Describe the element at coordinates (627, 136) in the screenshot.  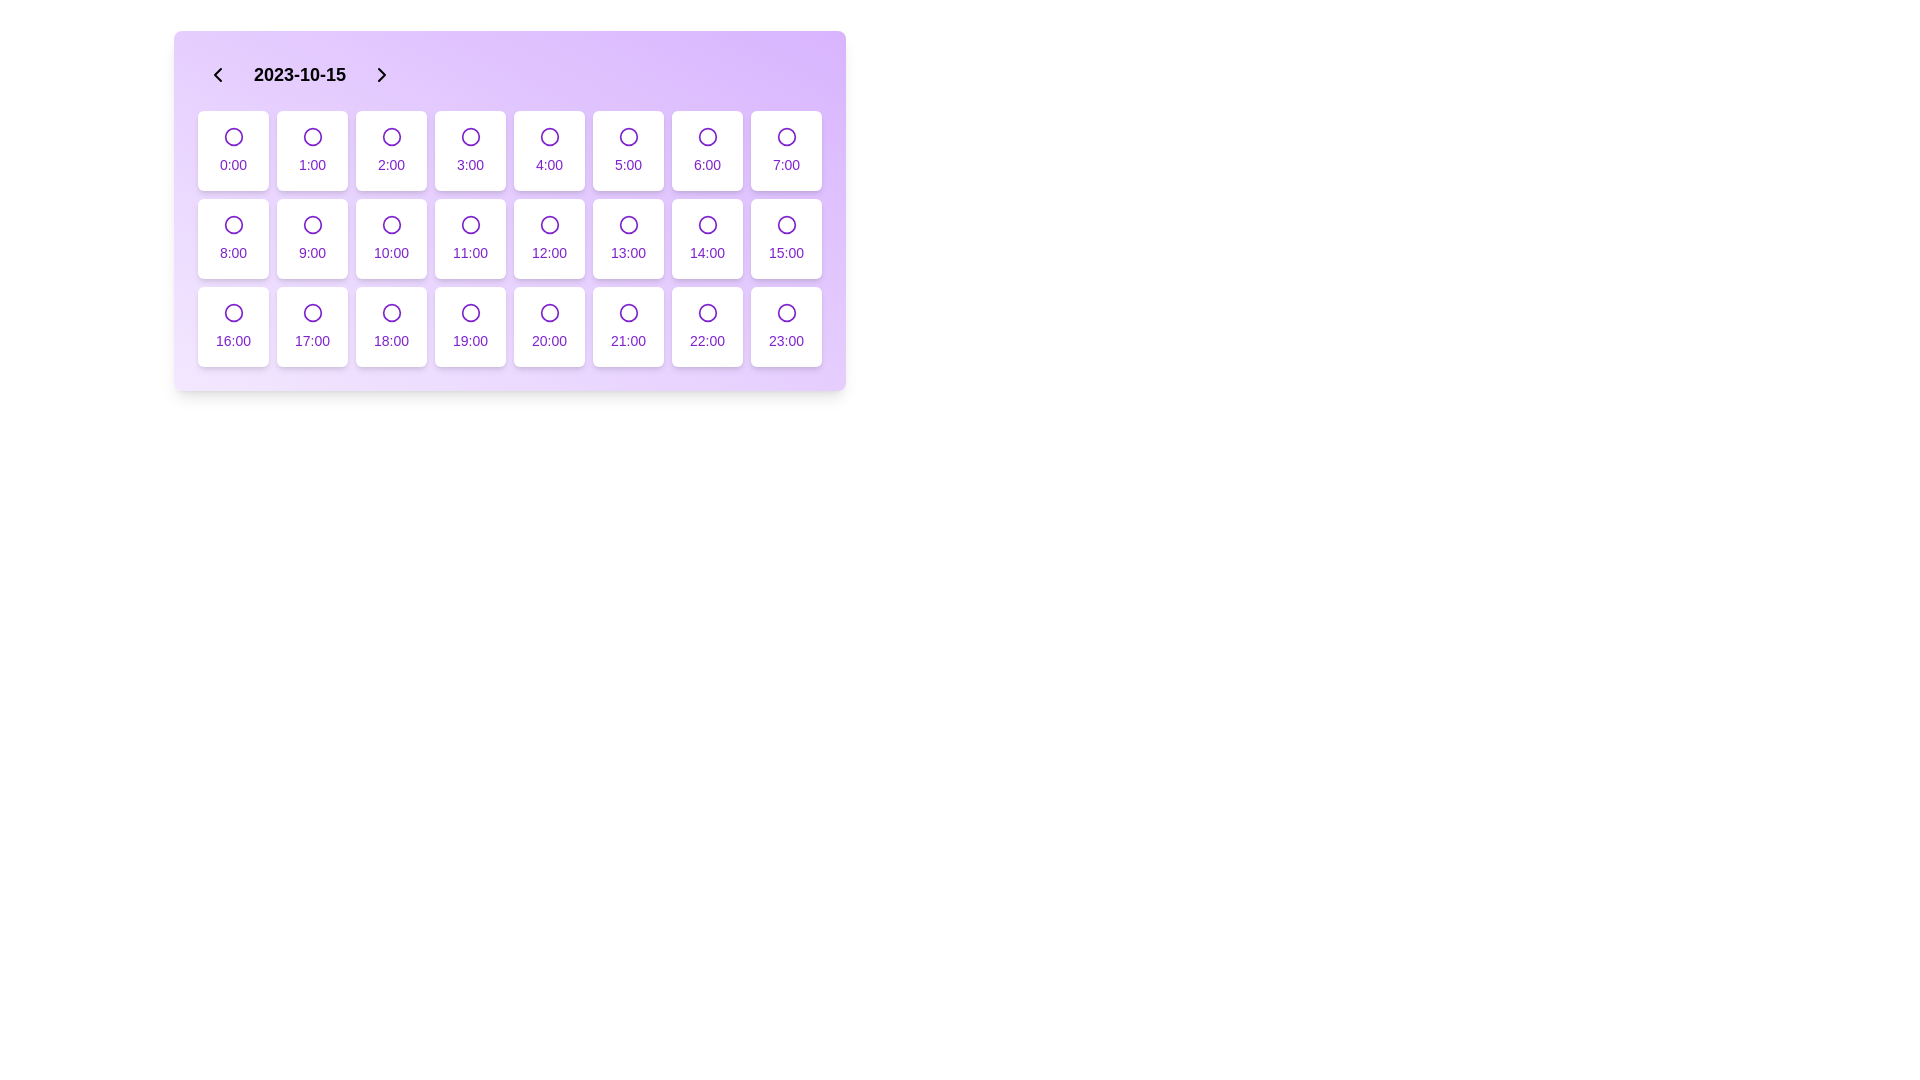
I see `the circular radio button with a purple border that represents the '5:00' time interval in the grid layout` at that location.